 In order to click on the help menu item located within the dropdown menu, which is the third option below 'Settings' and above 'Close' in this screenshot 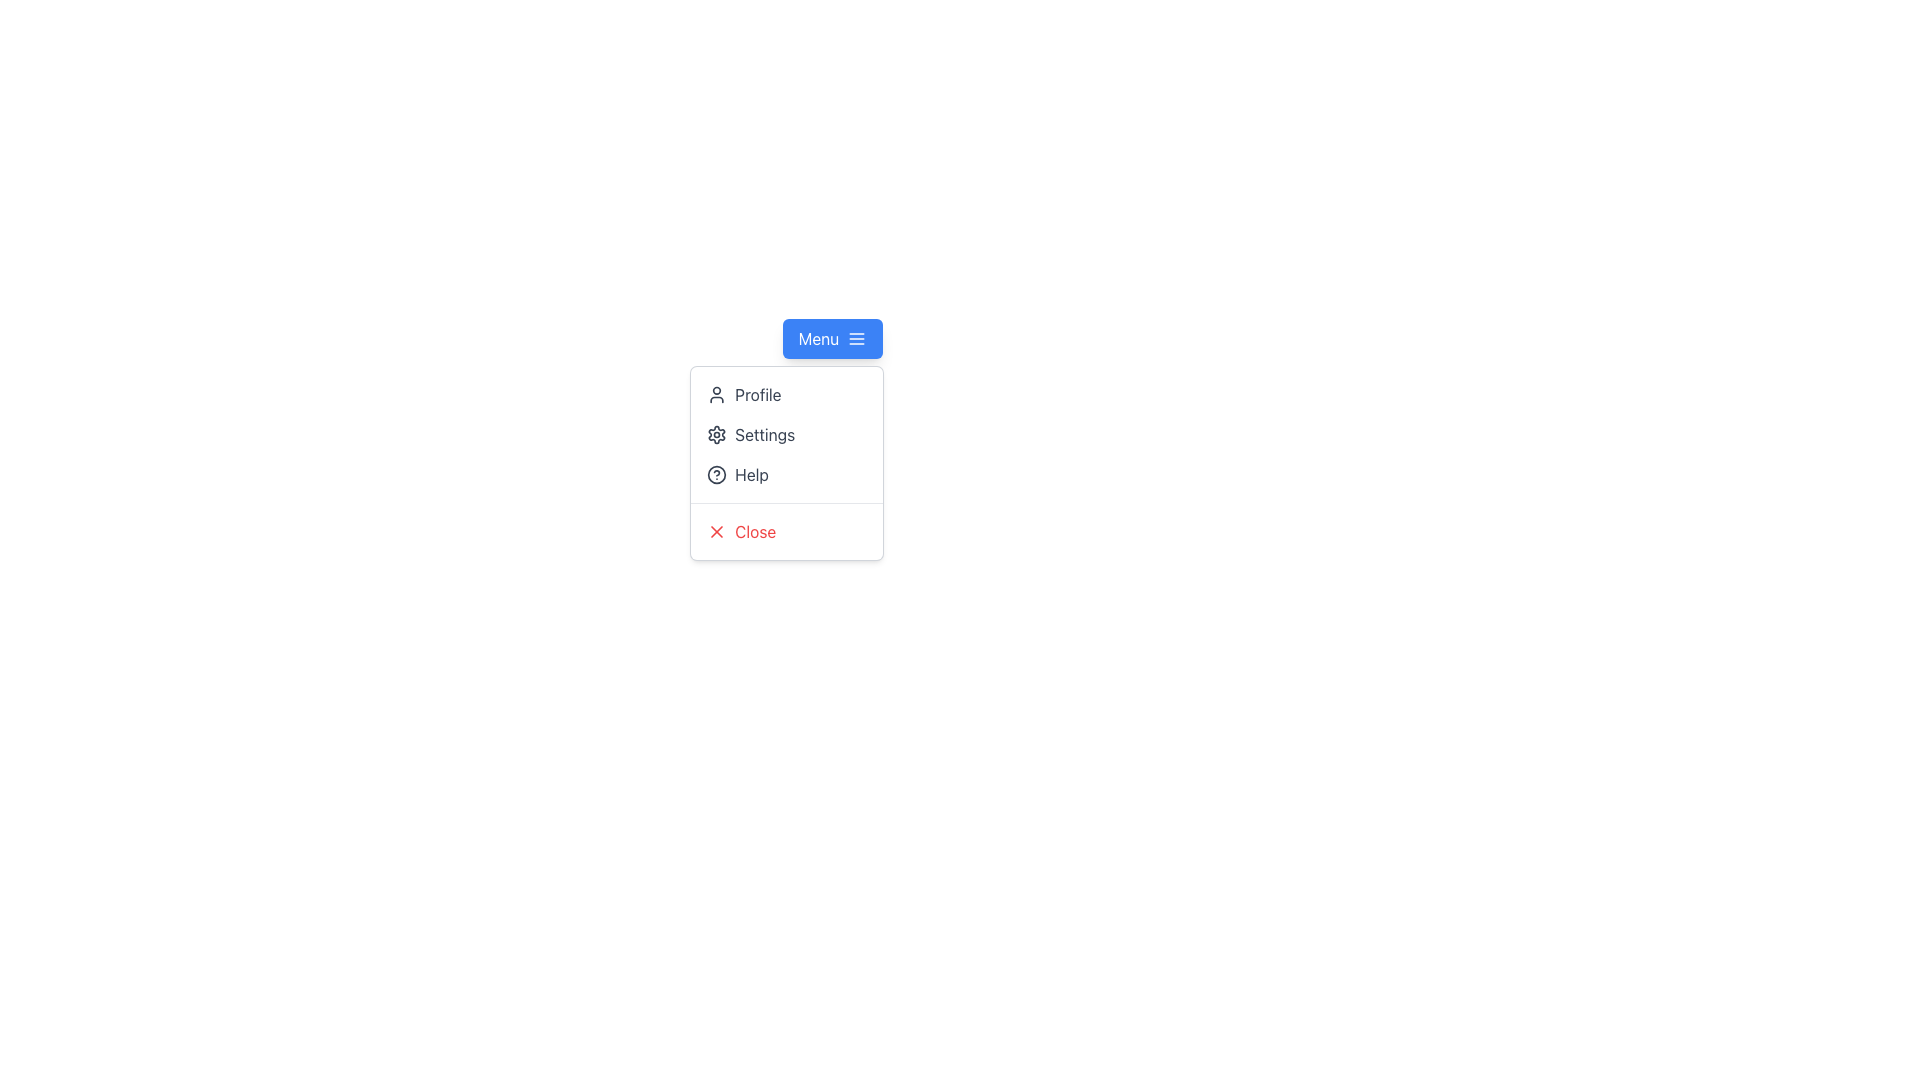, I will do `click(786, 474)`.